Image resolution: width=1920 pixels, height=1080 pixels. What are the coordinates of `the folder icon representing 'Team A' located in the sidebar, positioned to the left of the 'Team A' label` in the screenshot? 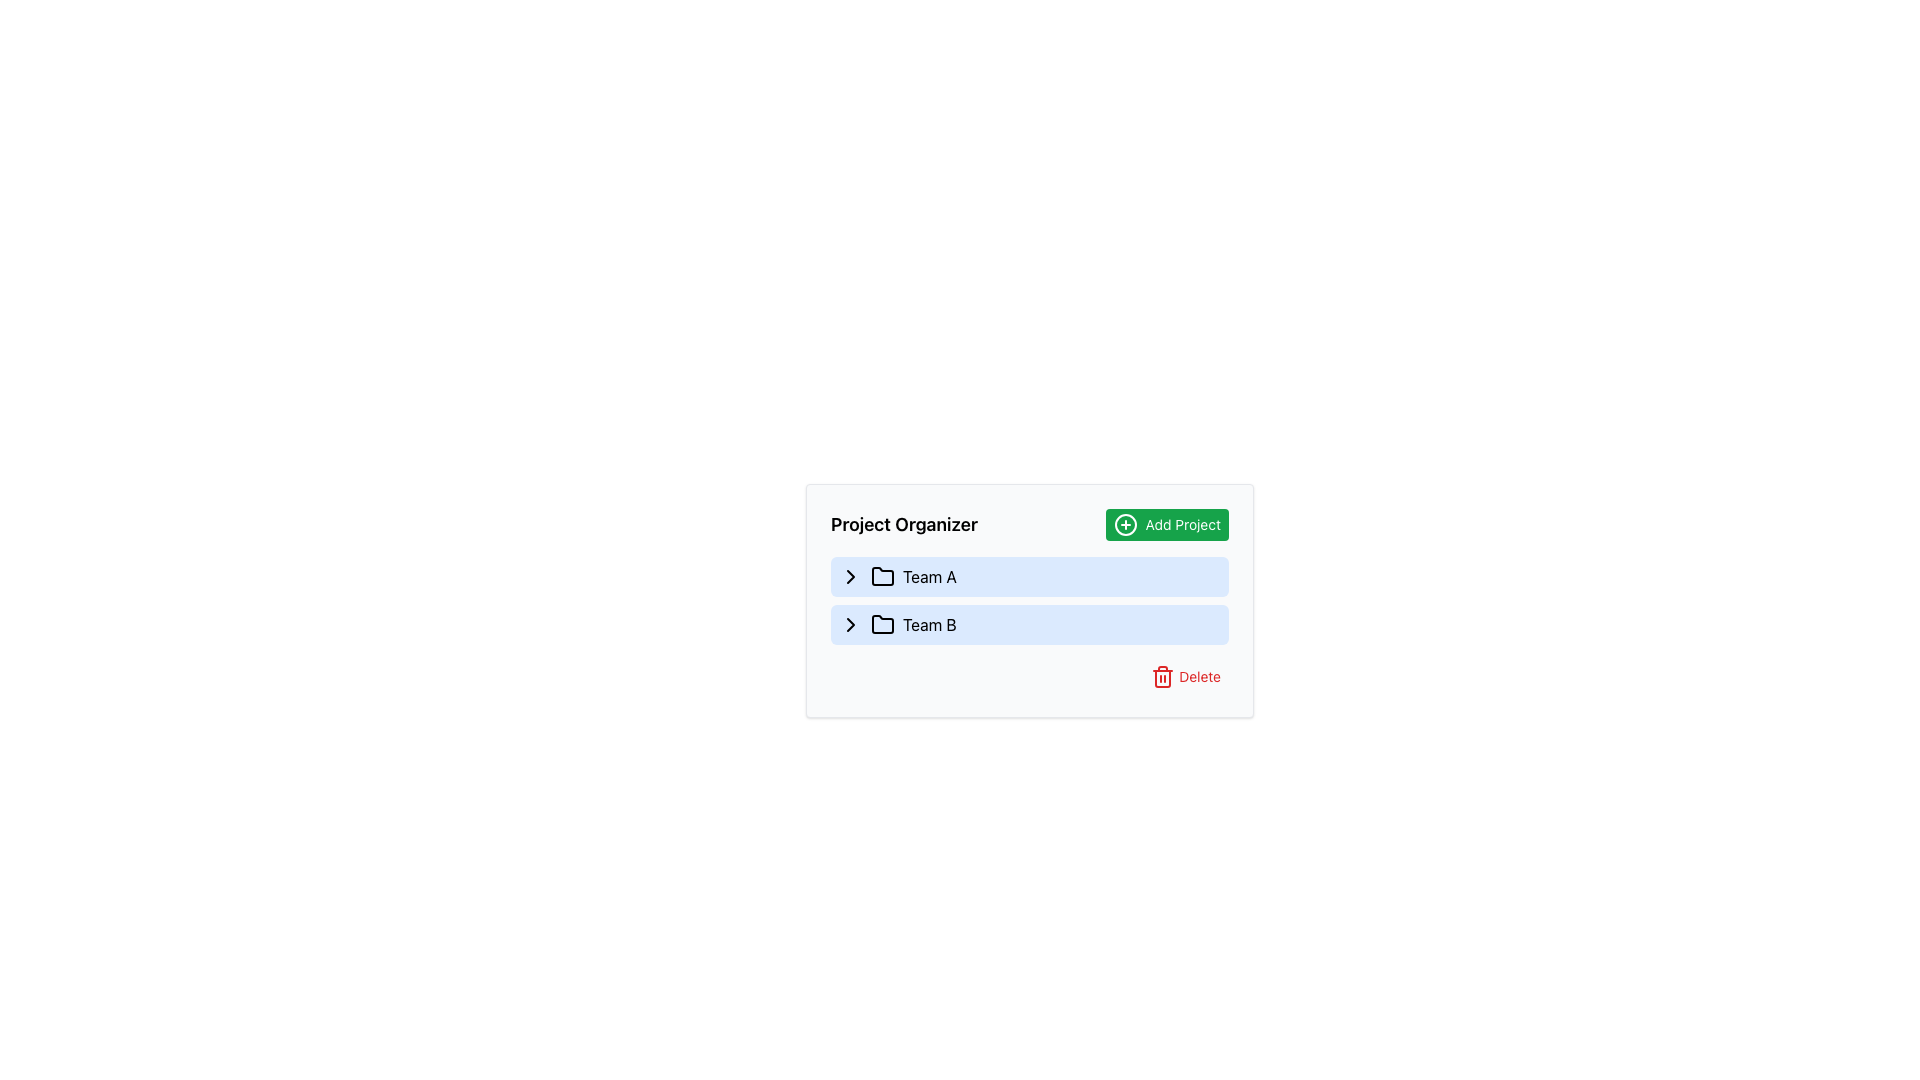 It's located at (882, 575).